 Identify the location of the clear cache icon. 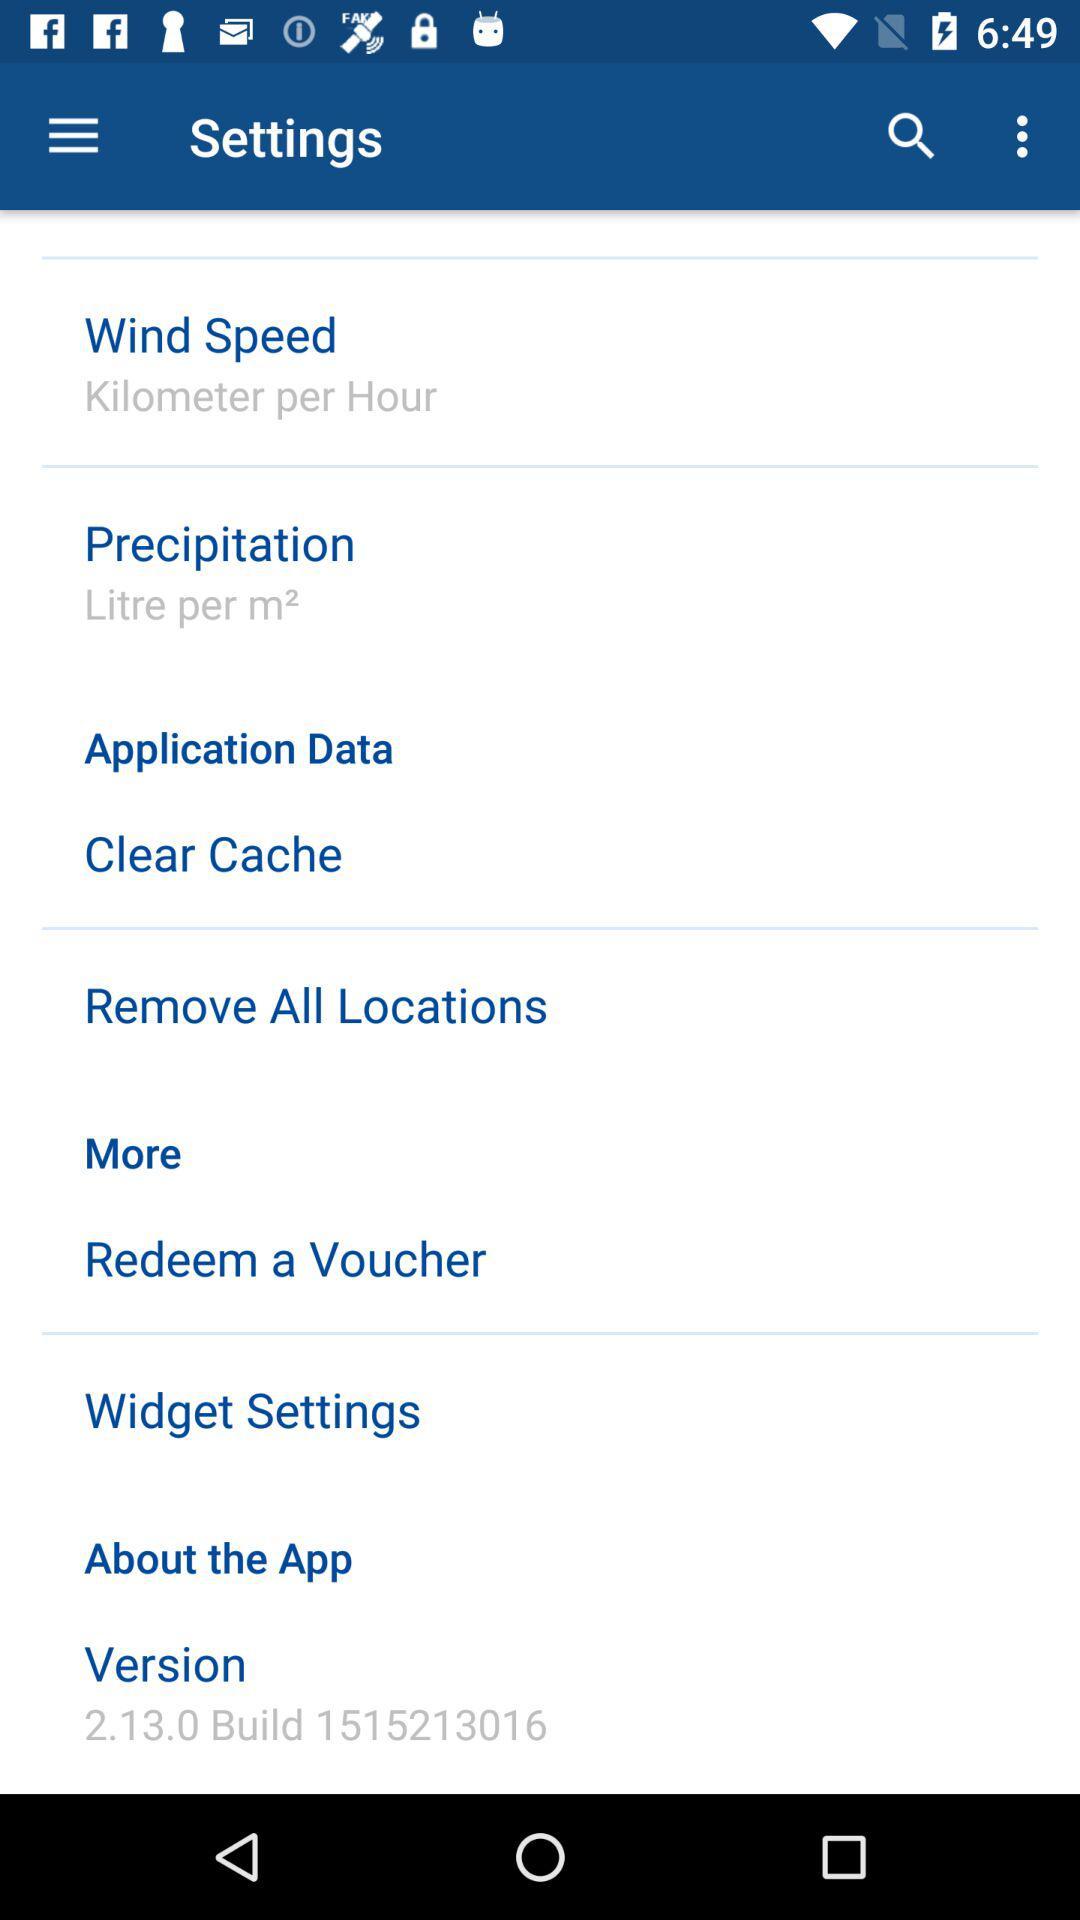
(213, 852).